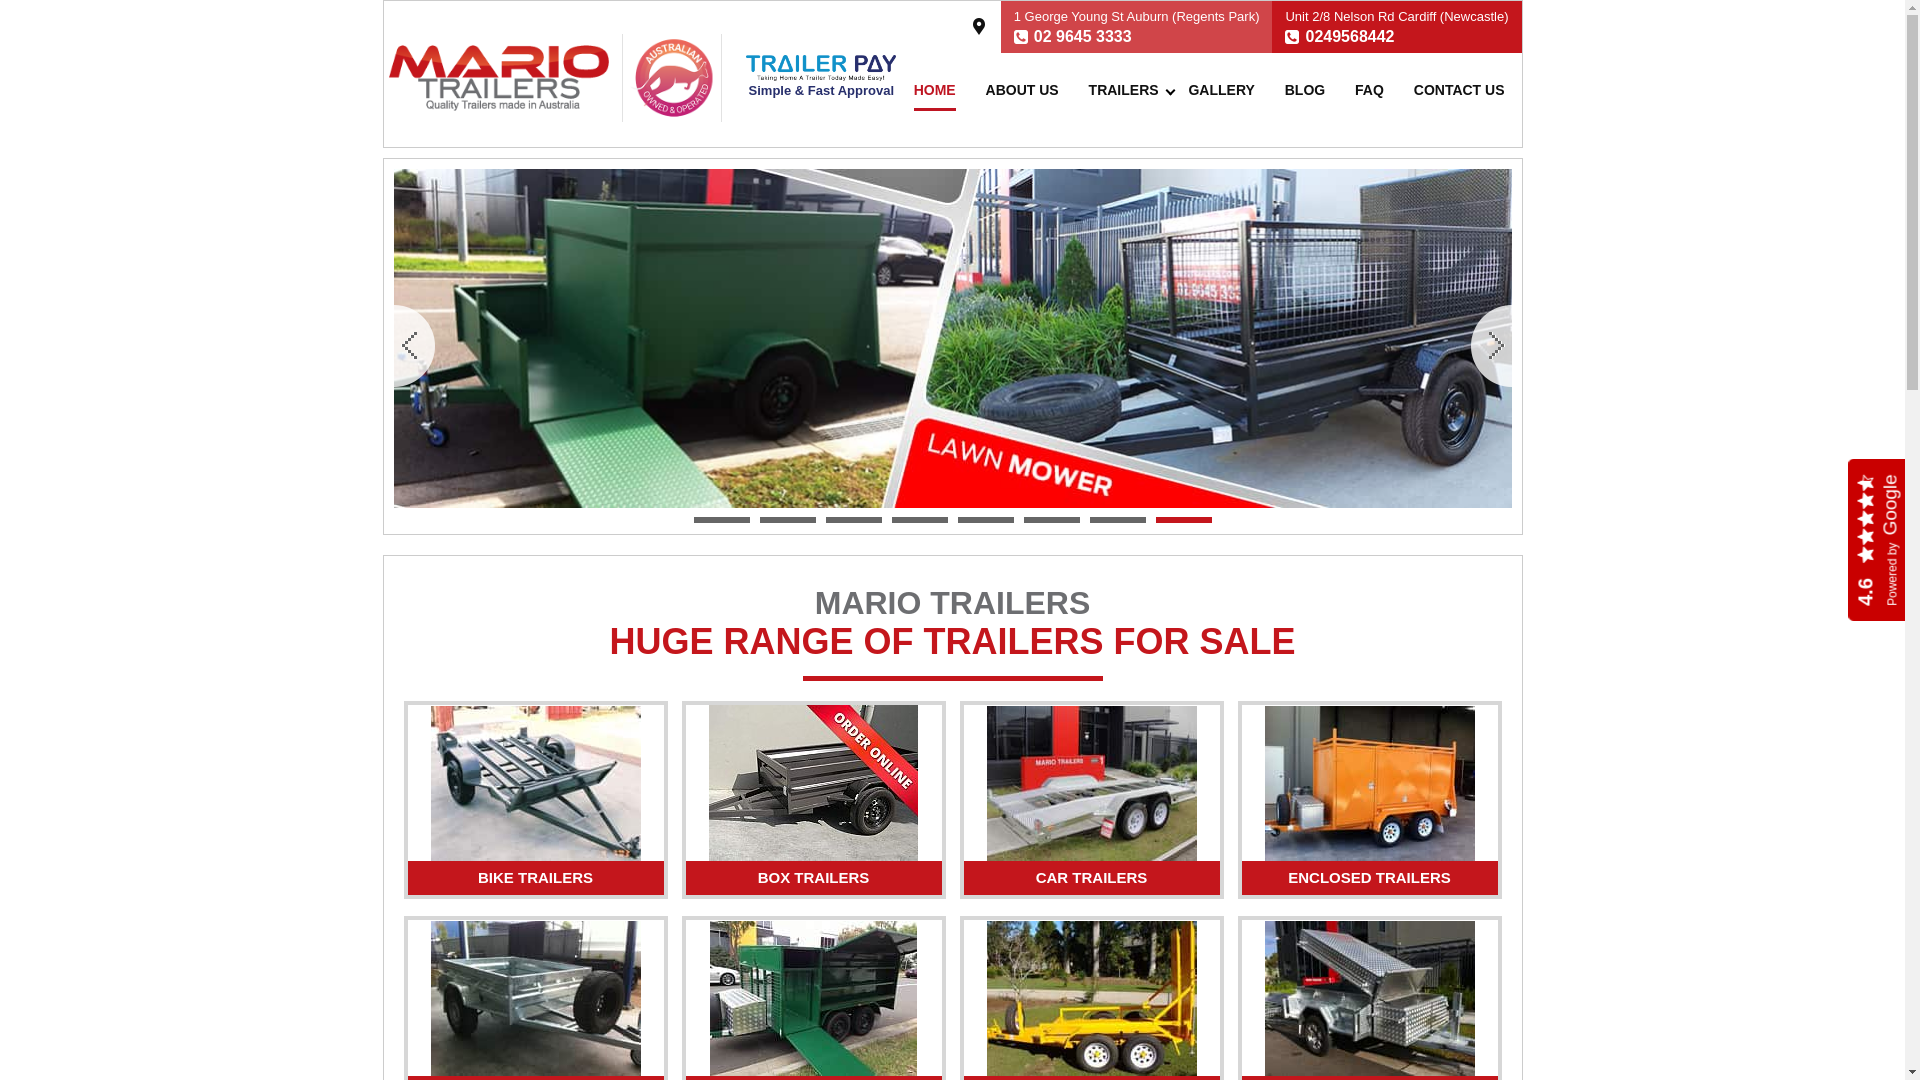  Describe the element at coordinates (1117, 519) in the screenshot. I see `'7'` at that location.